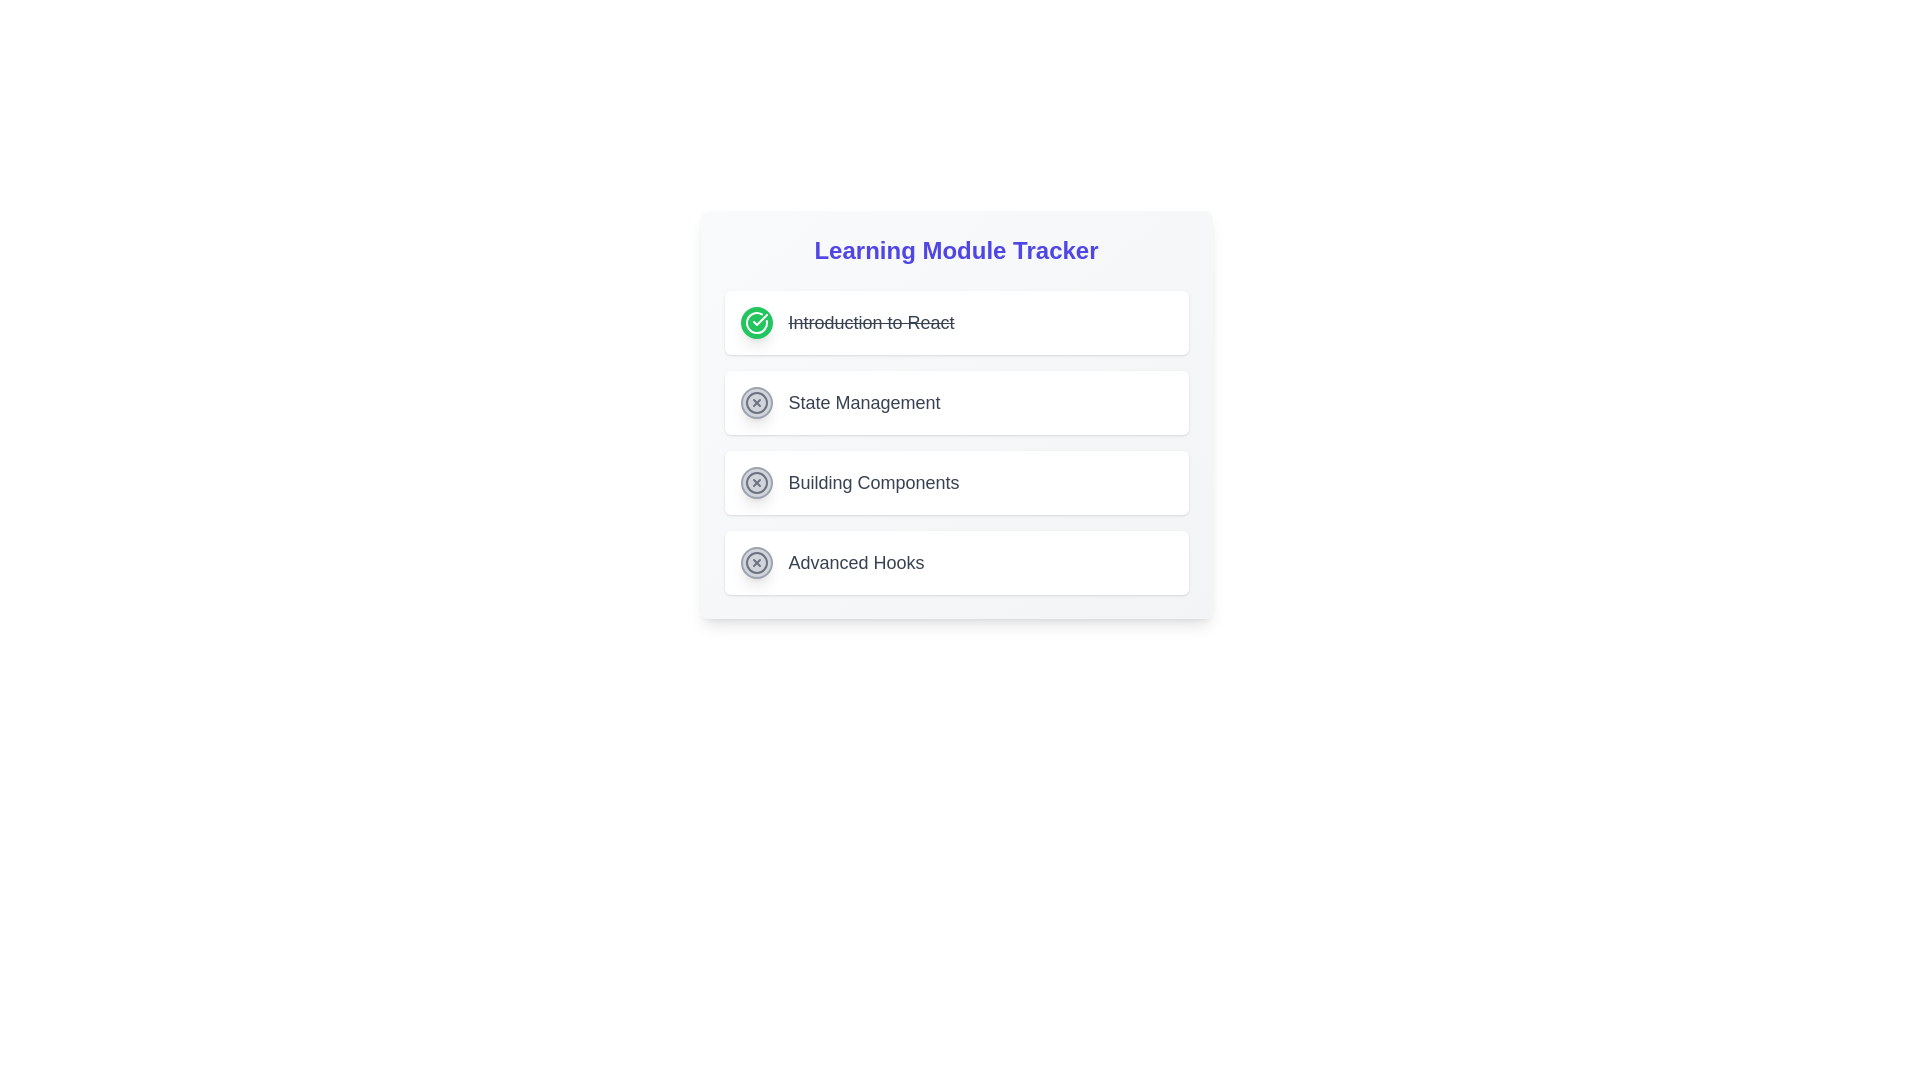  I want to click on the 'Advanced Hooks' text label, which is styled in medium size font and gray color, located as the last item in the vertical list under 'Learning Module Tracker', so click(856, 563).